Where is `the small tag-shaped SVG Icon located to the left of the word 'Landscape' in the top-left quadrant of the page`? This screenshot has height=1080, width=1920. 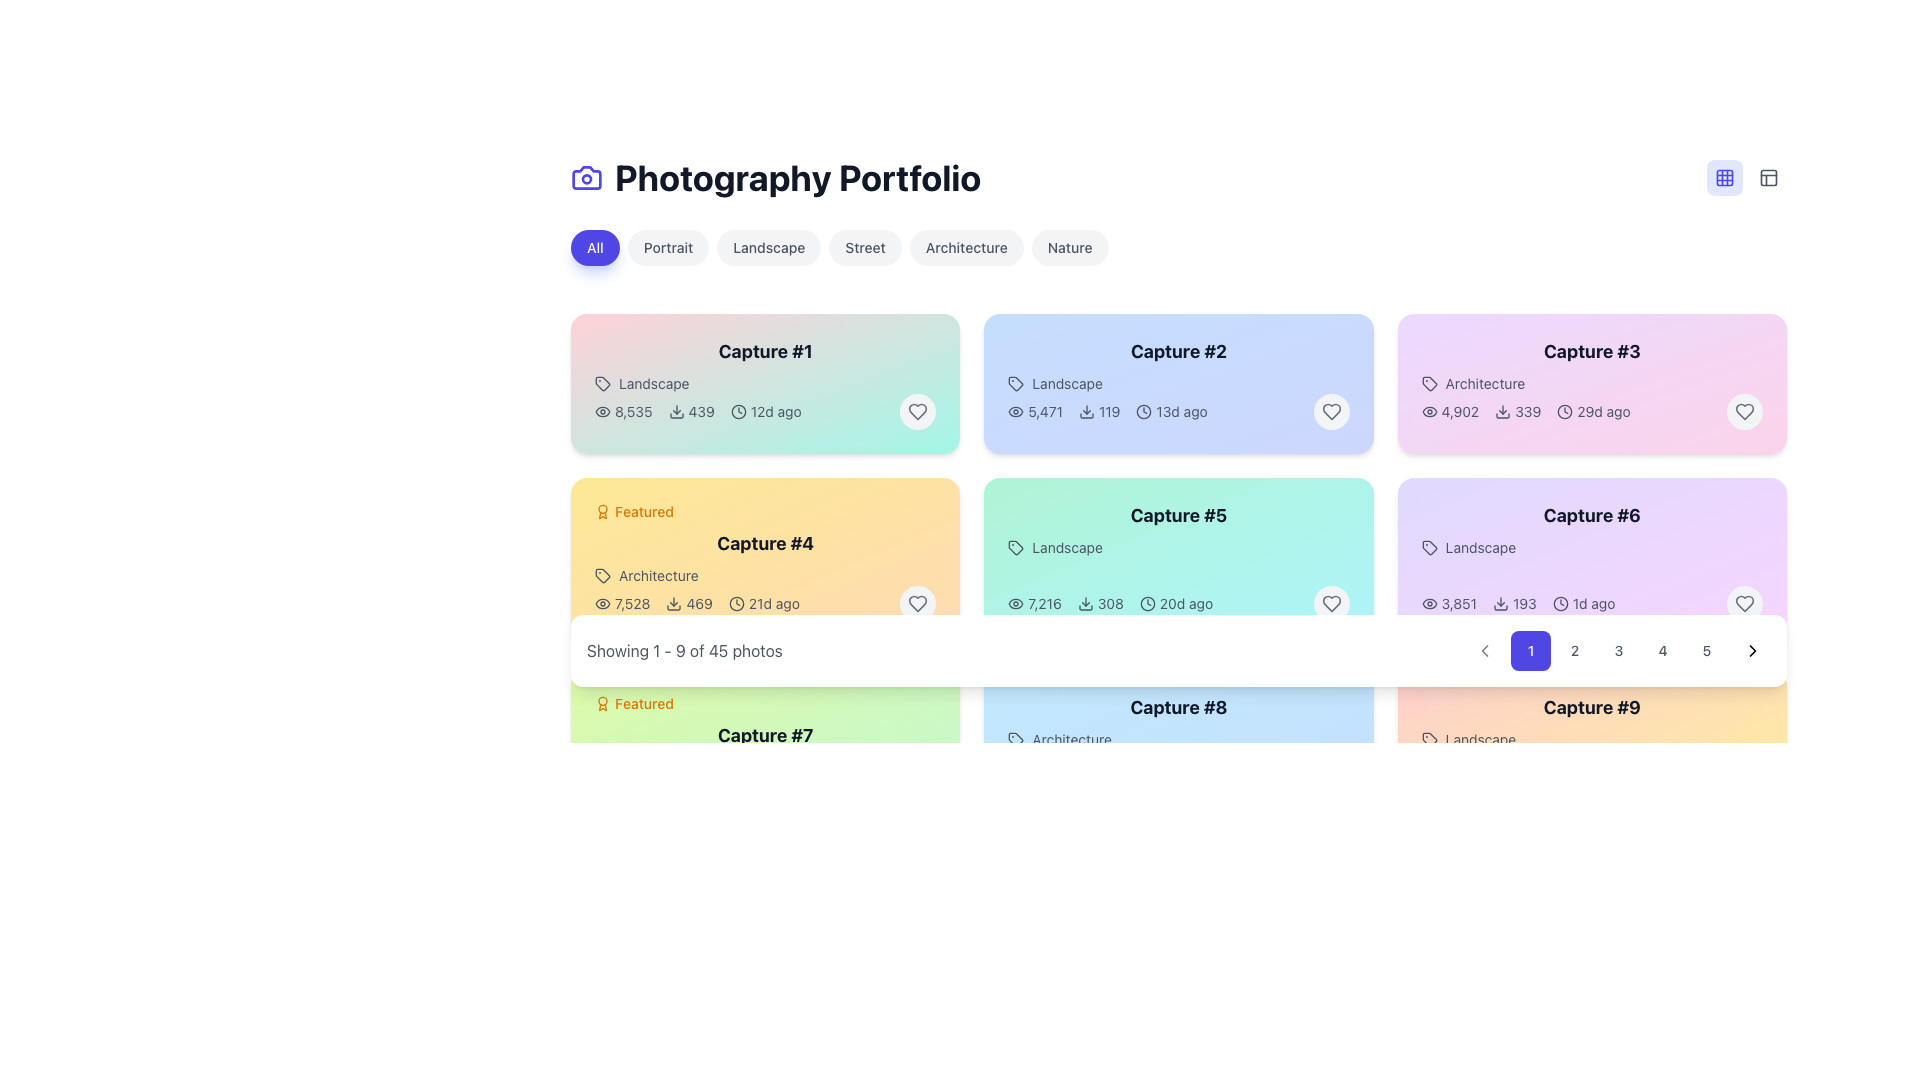
the small tag-shaped SVG Icon located to the left of the word 'Landscape' in the top-left quadrant of the page is located at coordinates (602, 384).